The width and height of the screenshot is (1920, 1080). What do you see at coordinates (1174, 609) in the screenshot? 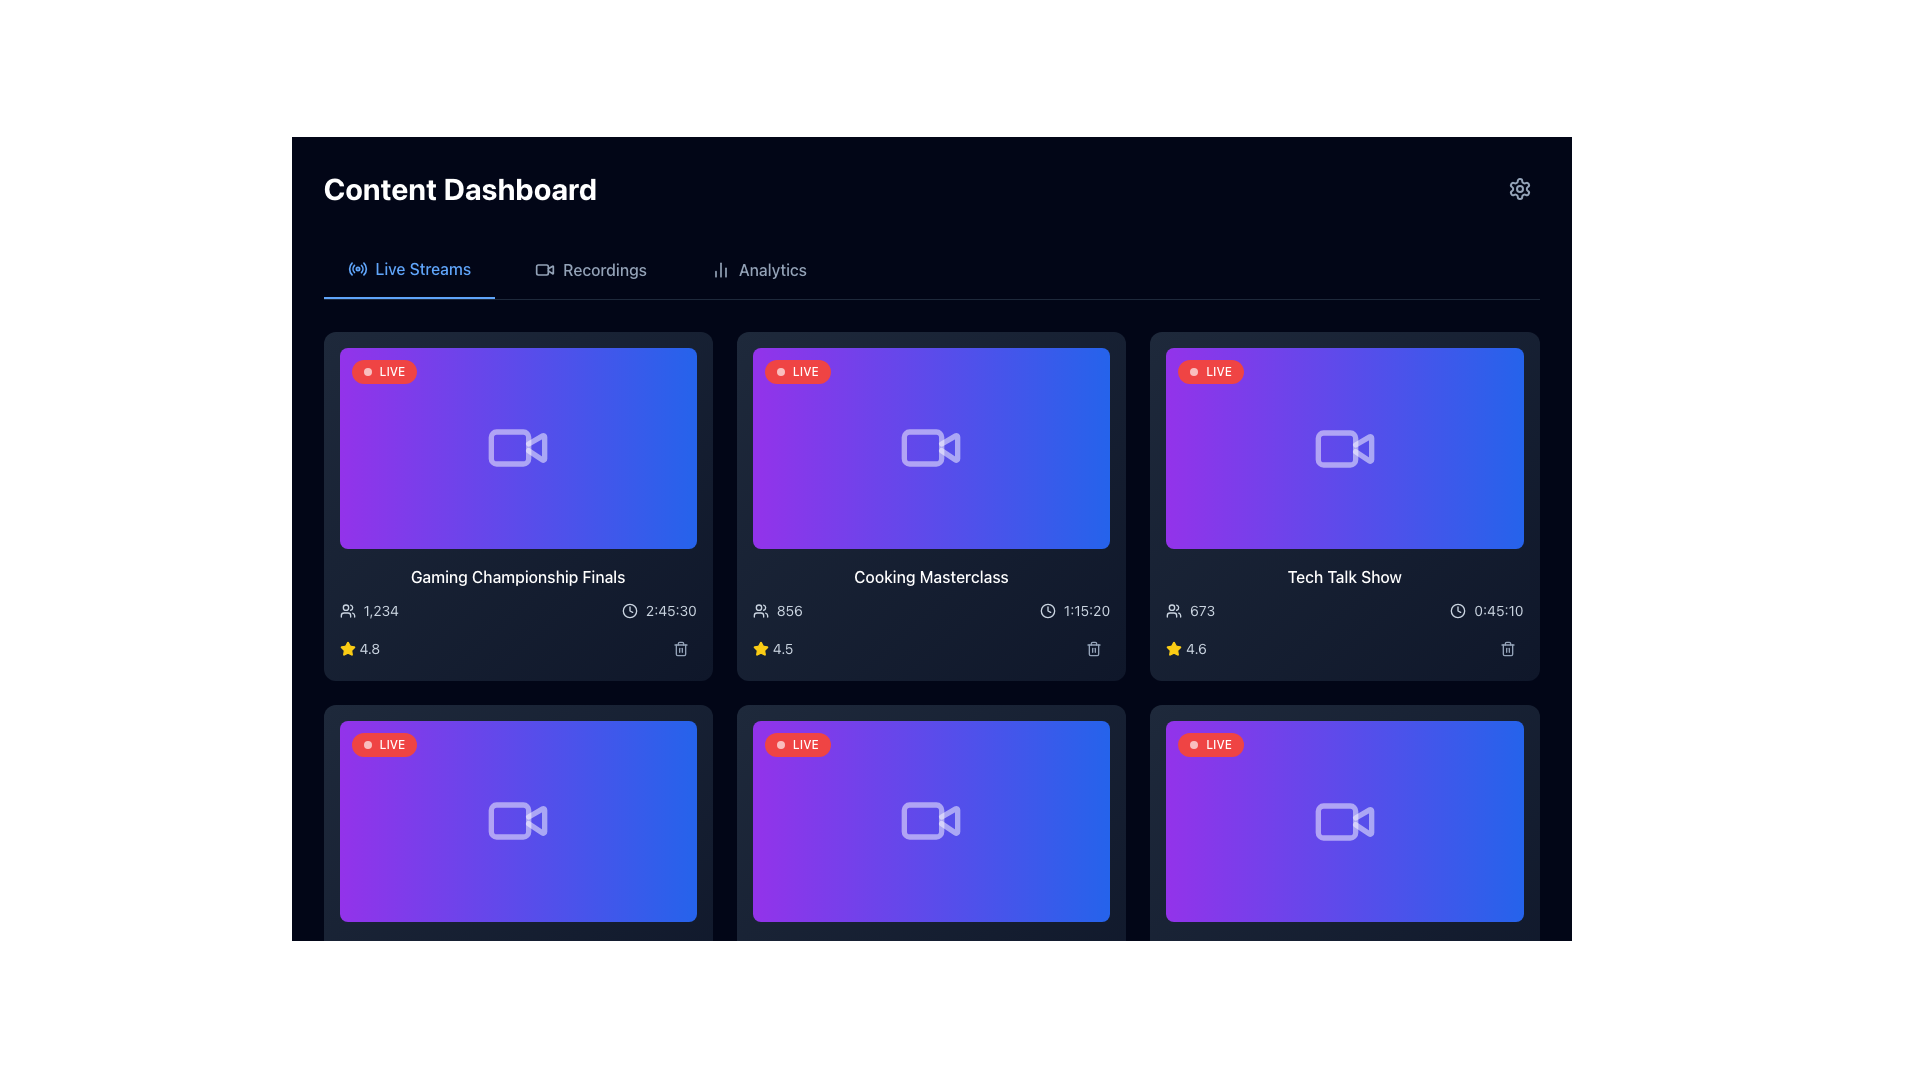
I see `the small icon resembling a group of people located on the rightmost card in the second row of the dashboard, next to the text reading '673'` at bounding box center [1174, 609].